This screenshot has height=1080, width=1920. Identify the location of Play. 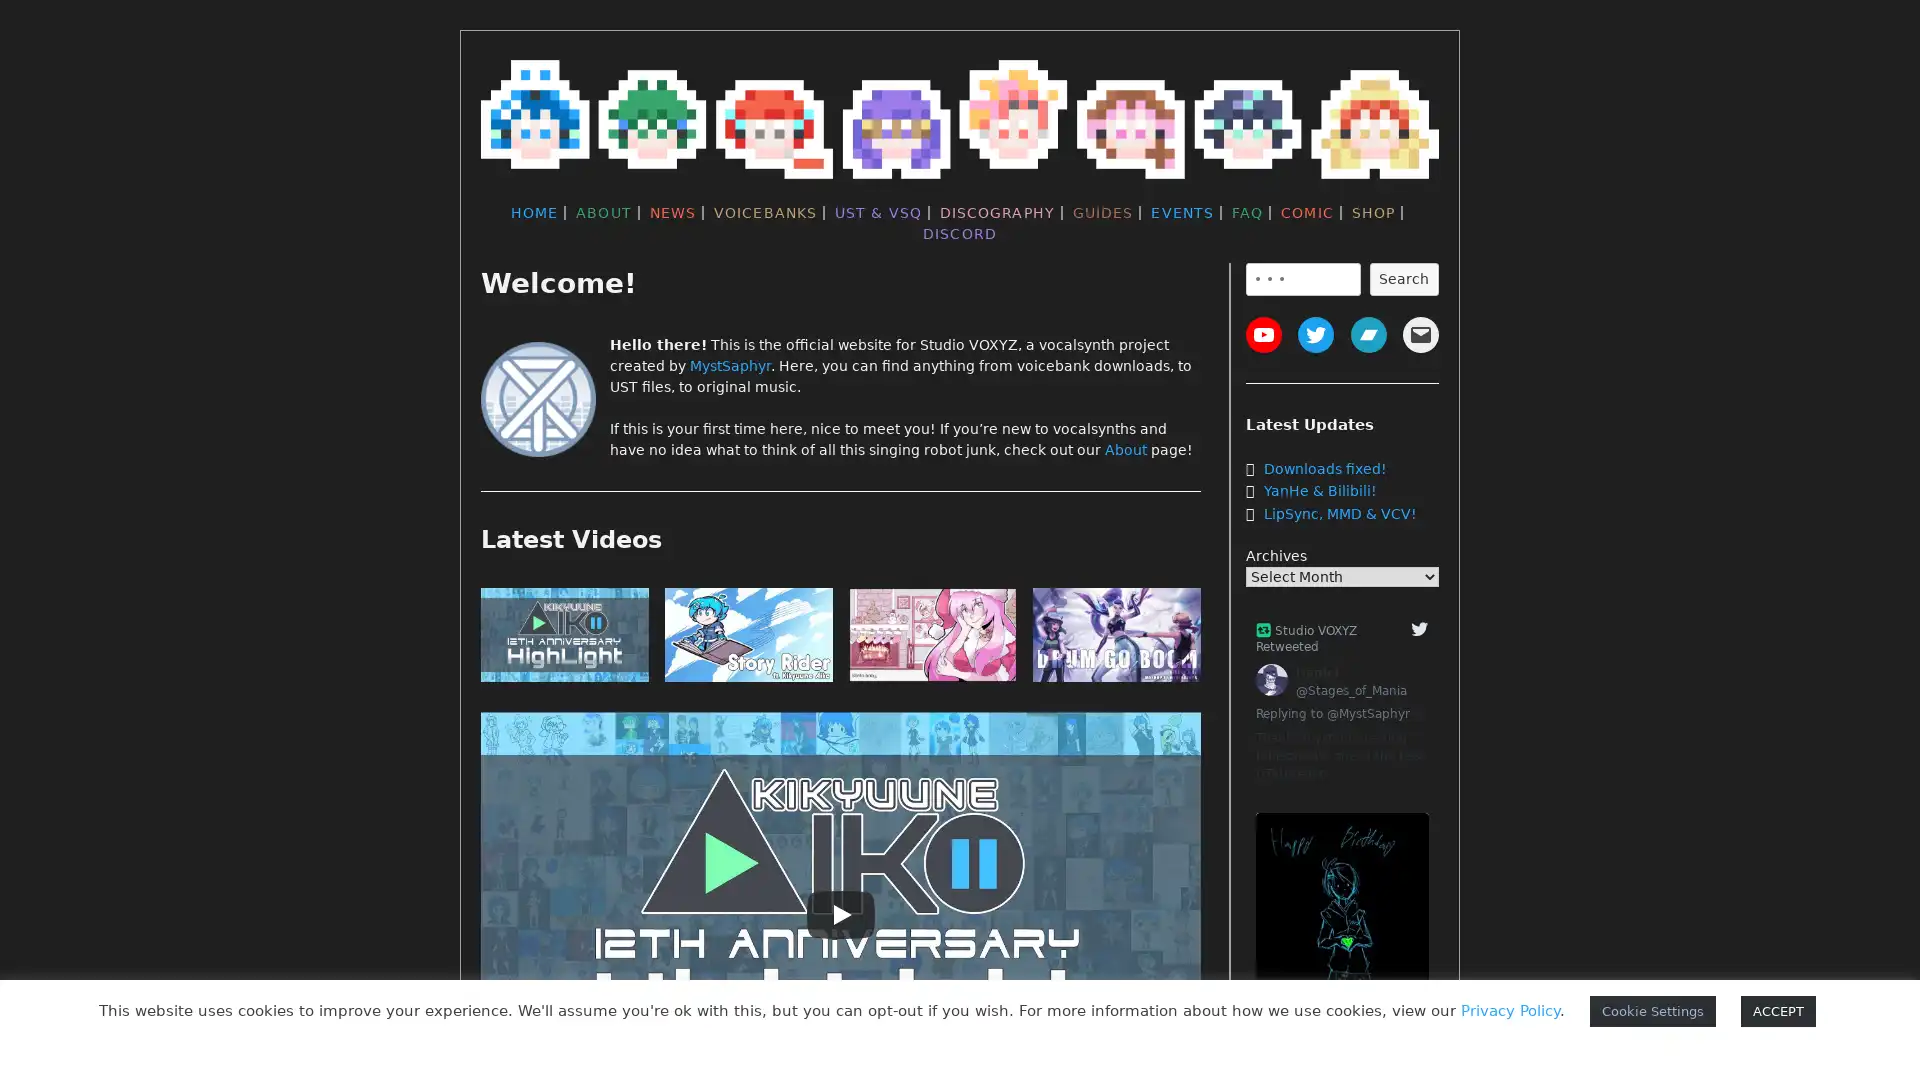
(840, 914).